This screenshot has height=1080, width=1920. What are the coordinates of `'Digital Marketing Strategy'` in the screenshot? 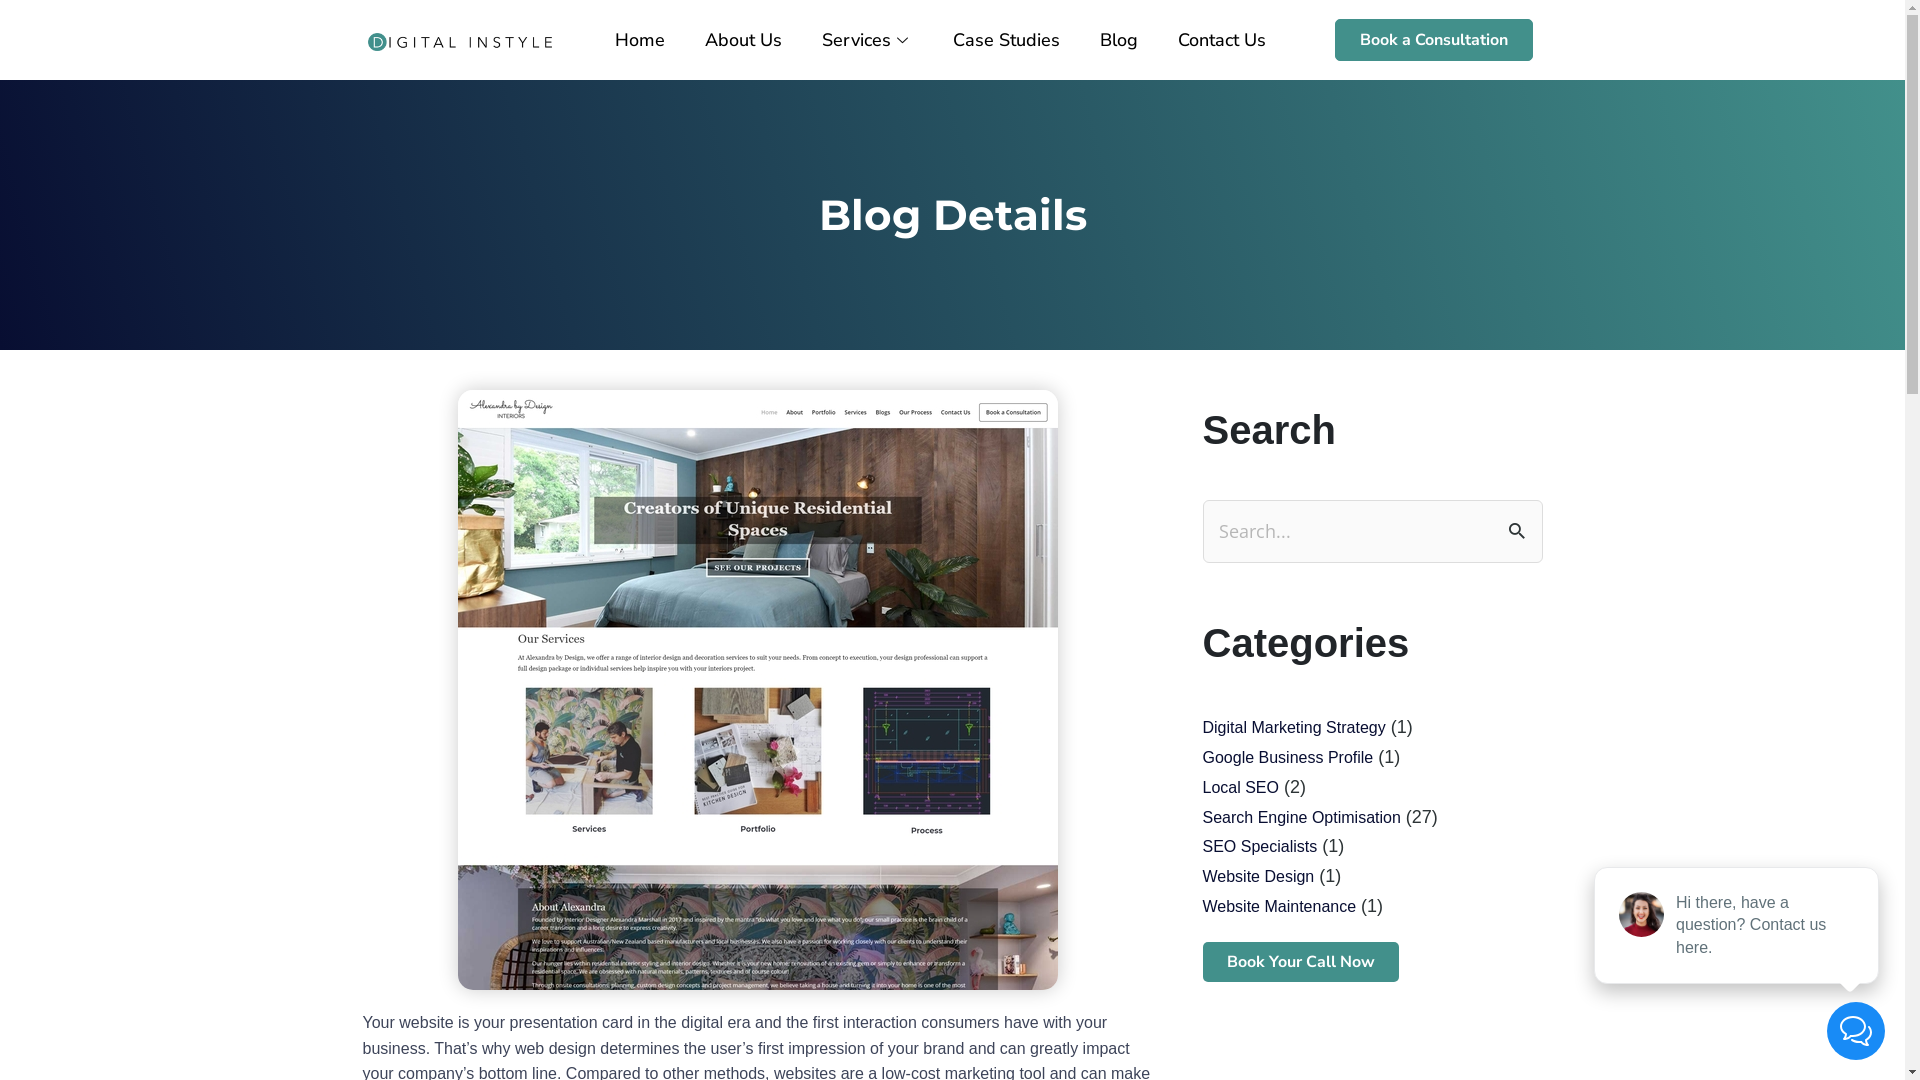 It's located at (1293, 727).